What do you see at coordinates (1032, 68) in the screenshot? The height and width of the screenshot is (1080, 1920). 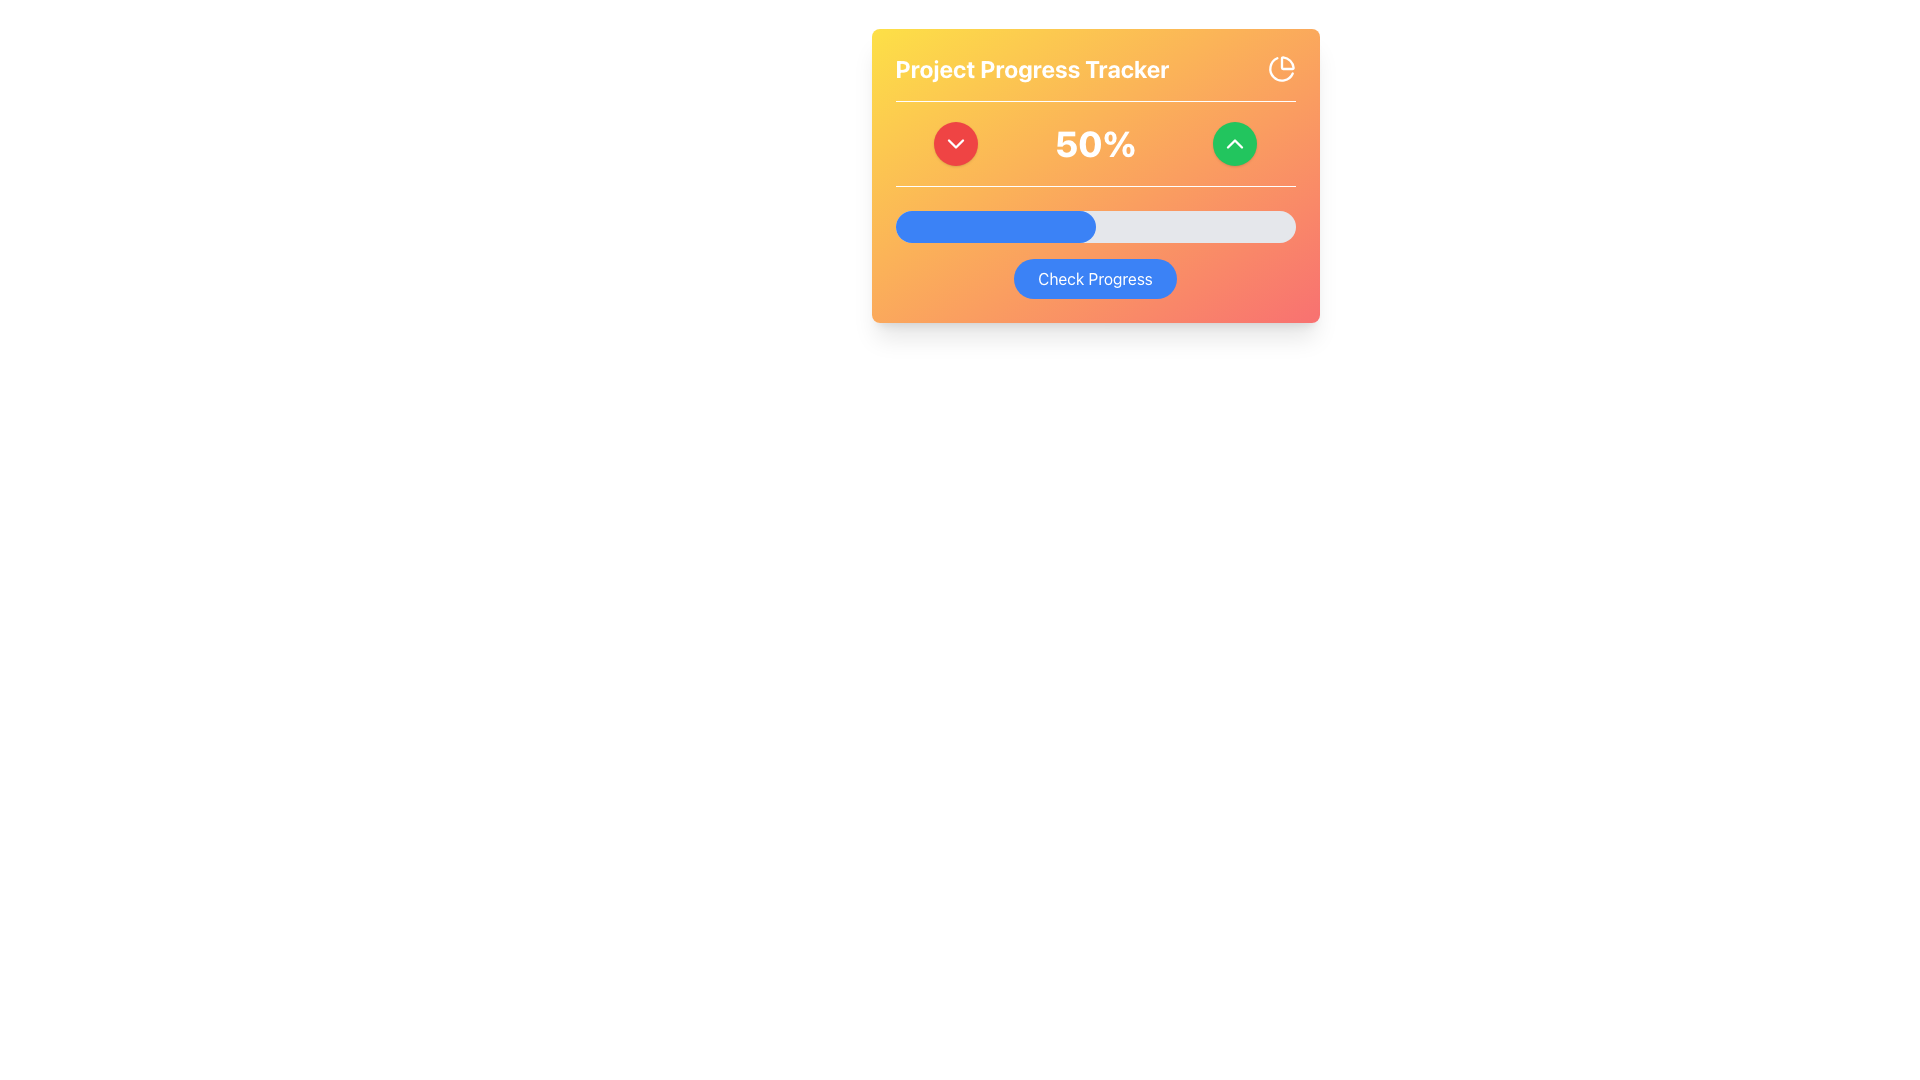 I see `the bold text element reading 'Project Progress Tracker' in white color, located on the top-left section of the card-like UI component with a gradient orange background` at bounding box center [1032, 68].